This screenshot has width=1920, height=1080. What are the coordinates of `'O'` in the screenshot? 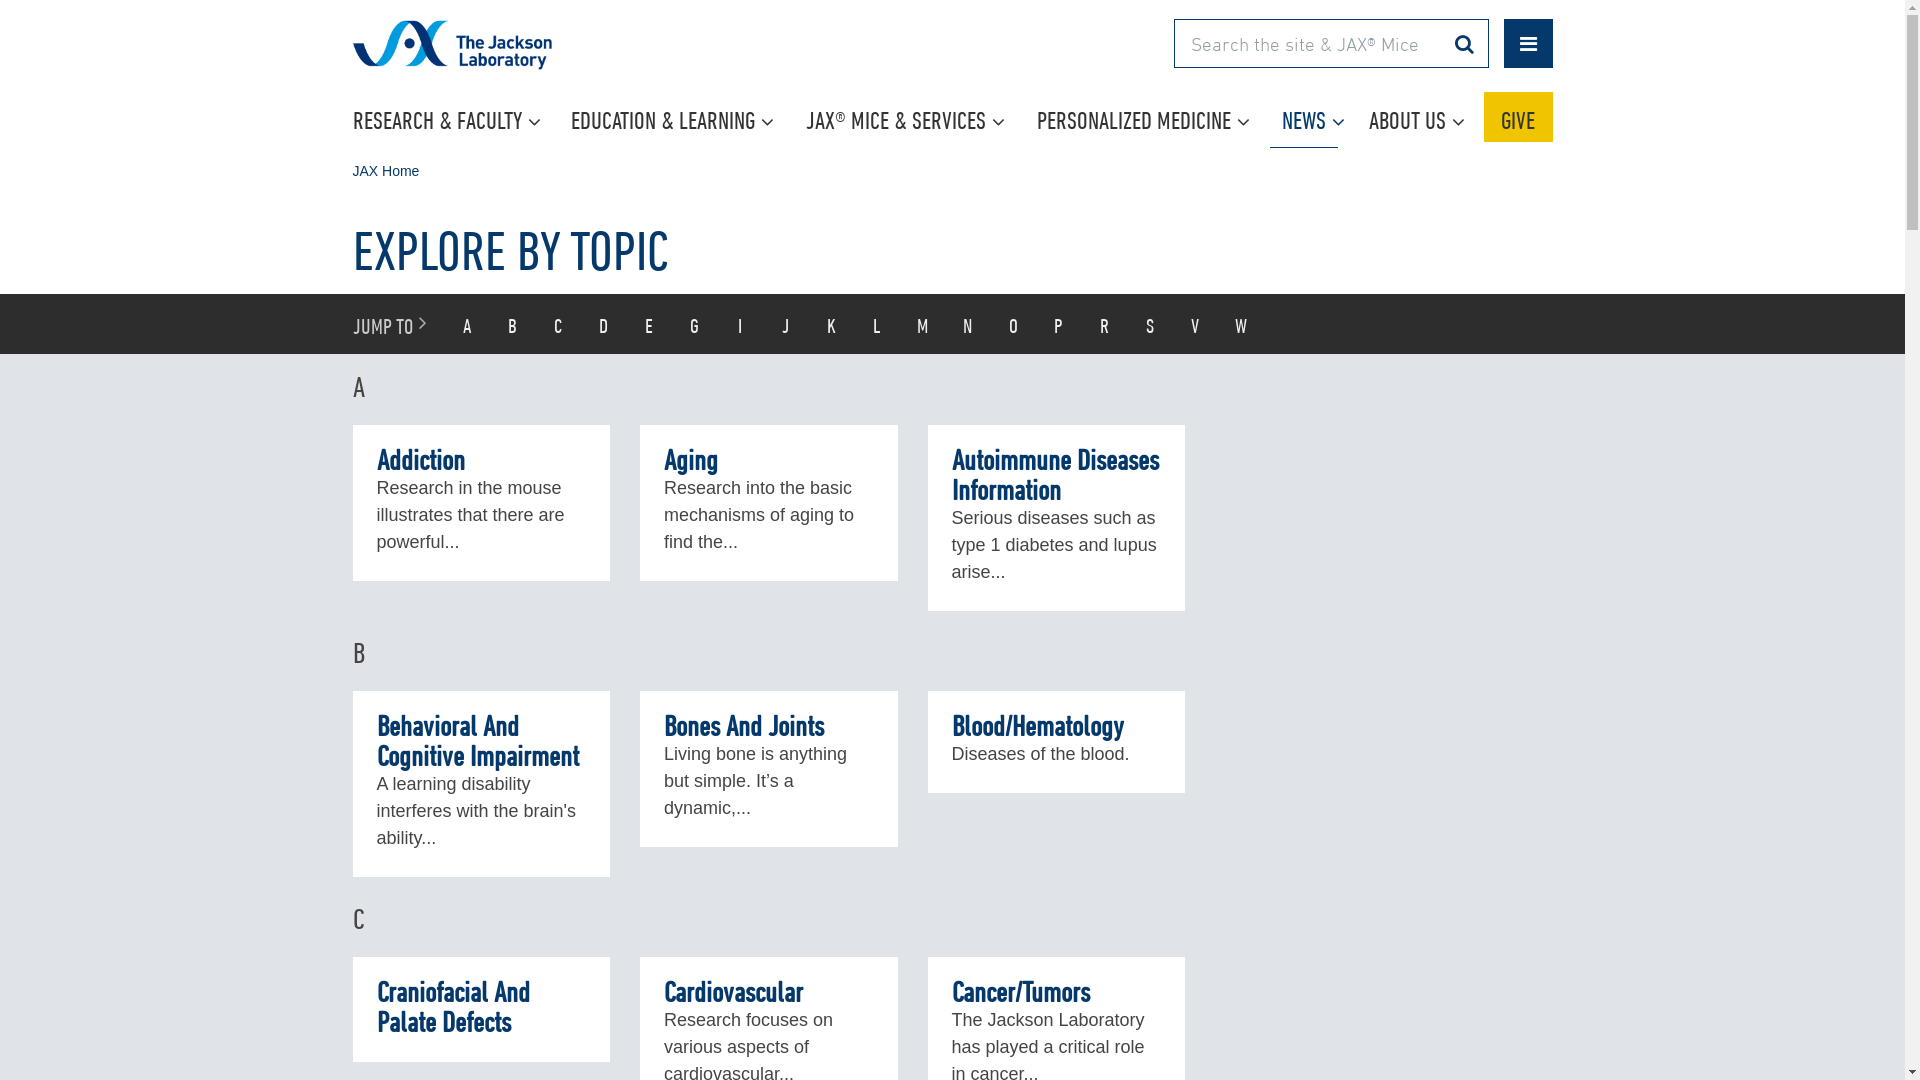 It's located at (1012, 323).